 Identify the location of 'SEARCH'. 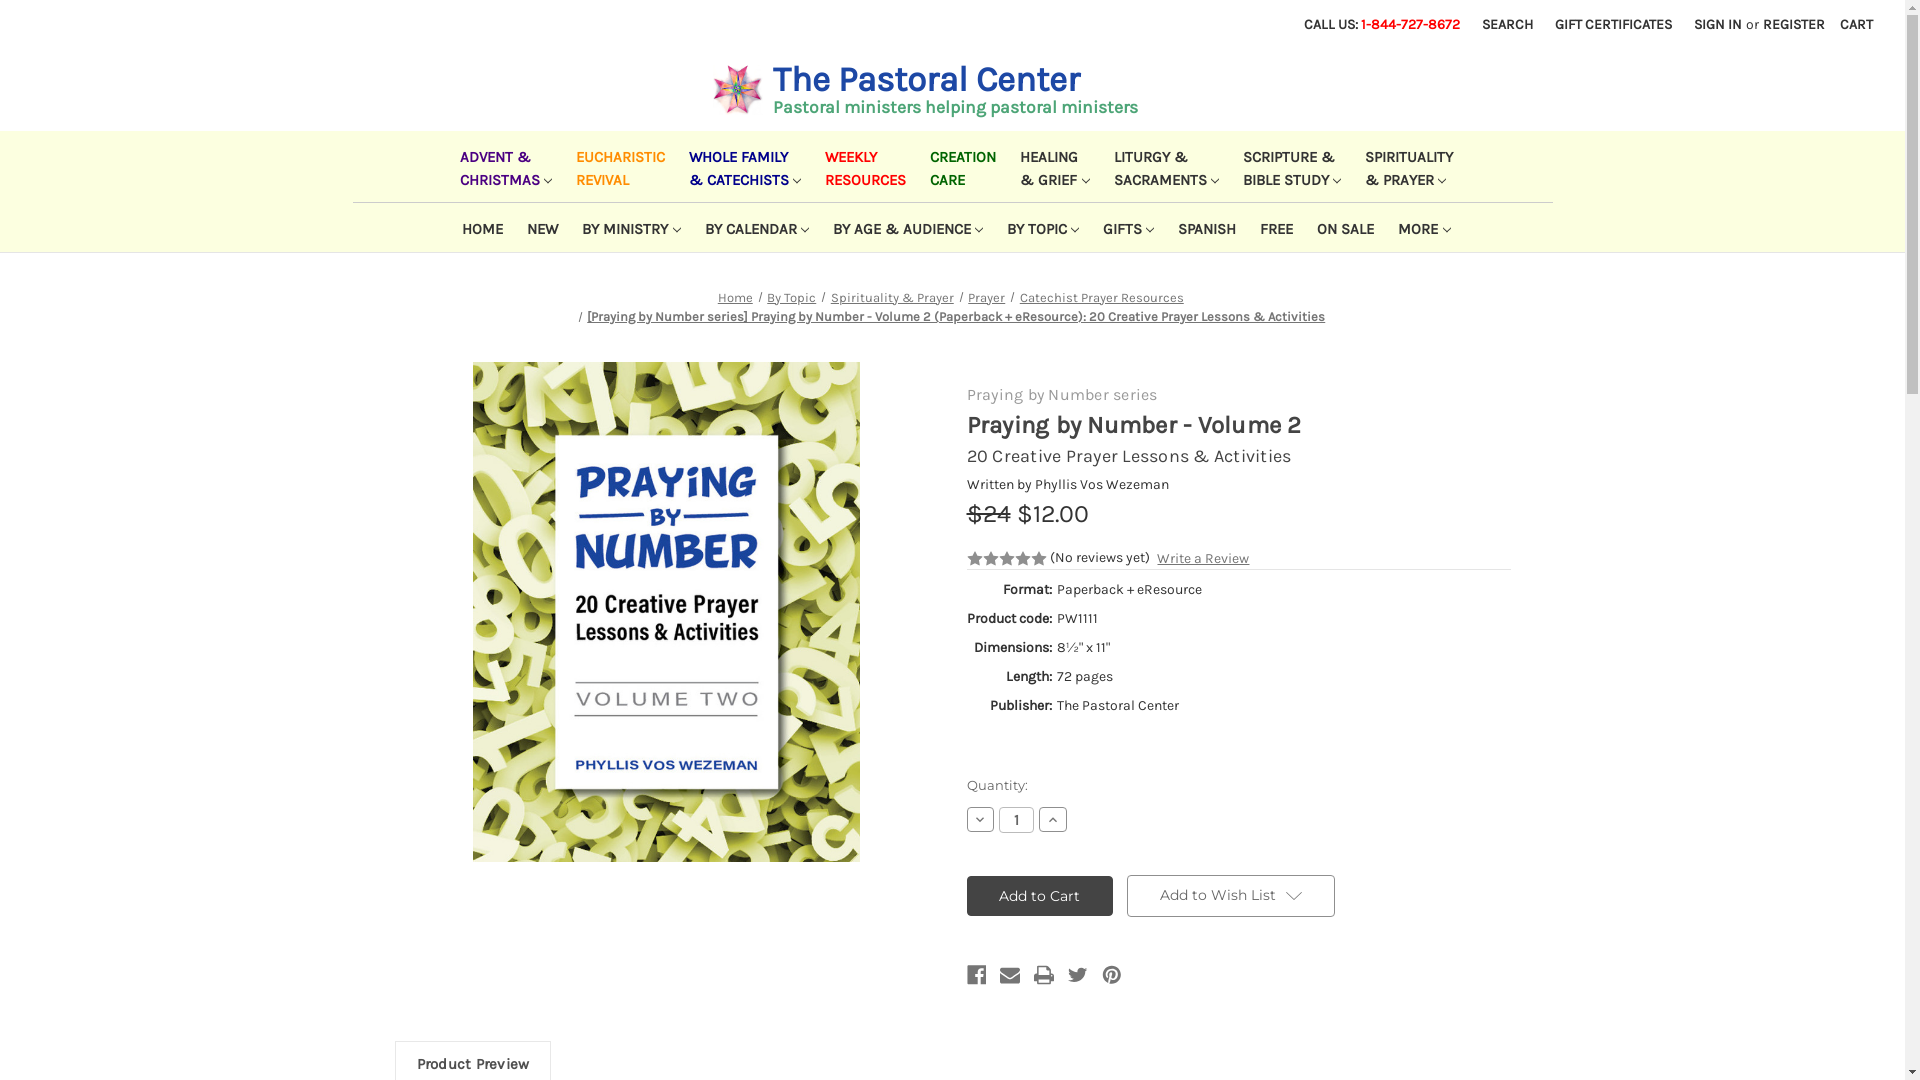
(1507, 24).